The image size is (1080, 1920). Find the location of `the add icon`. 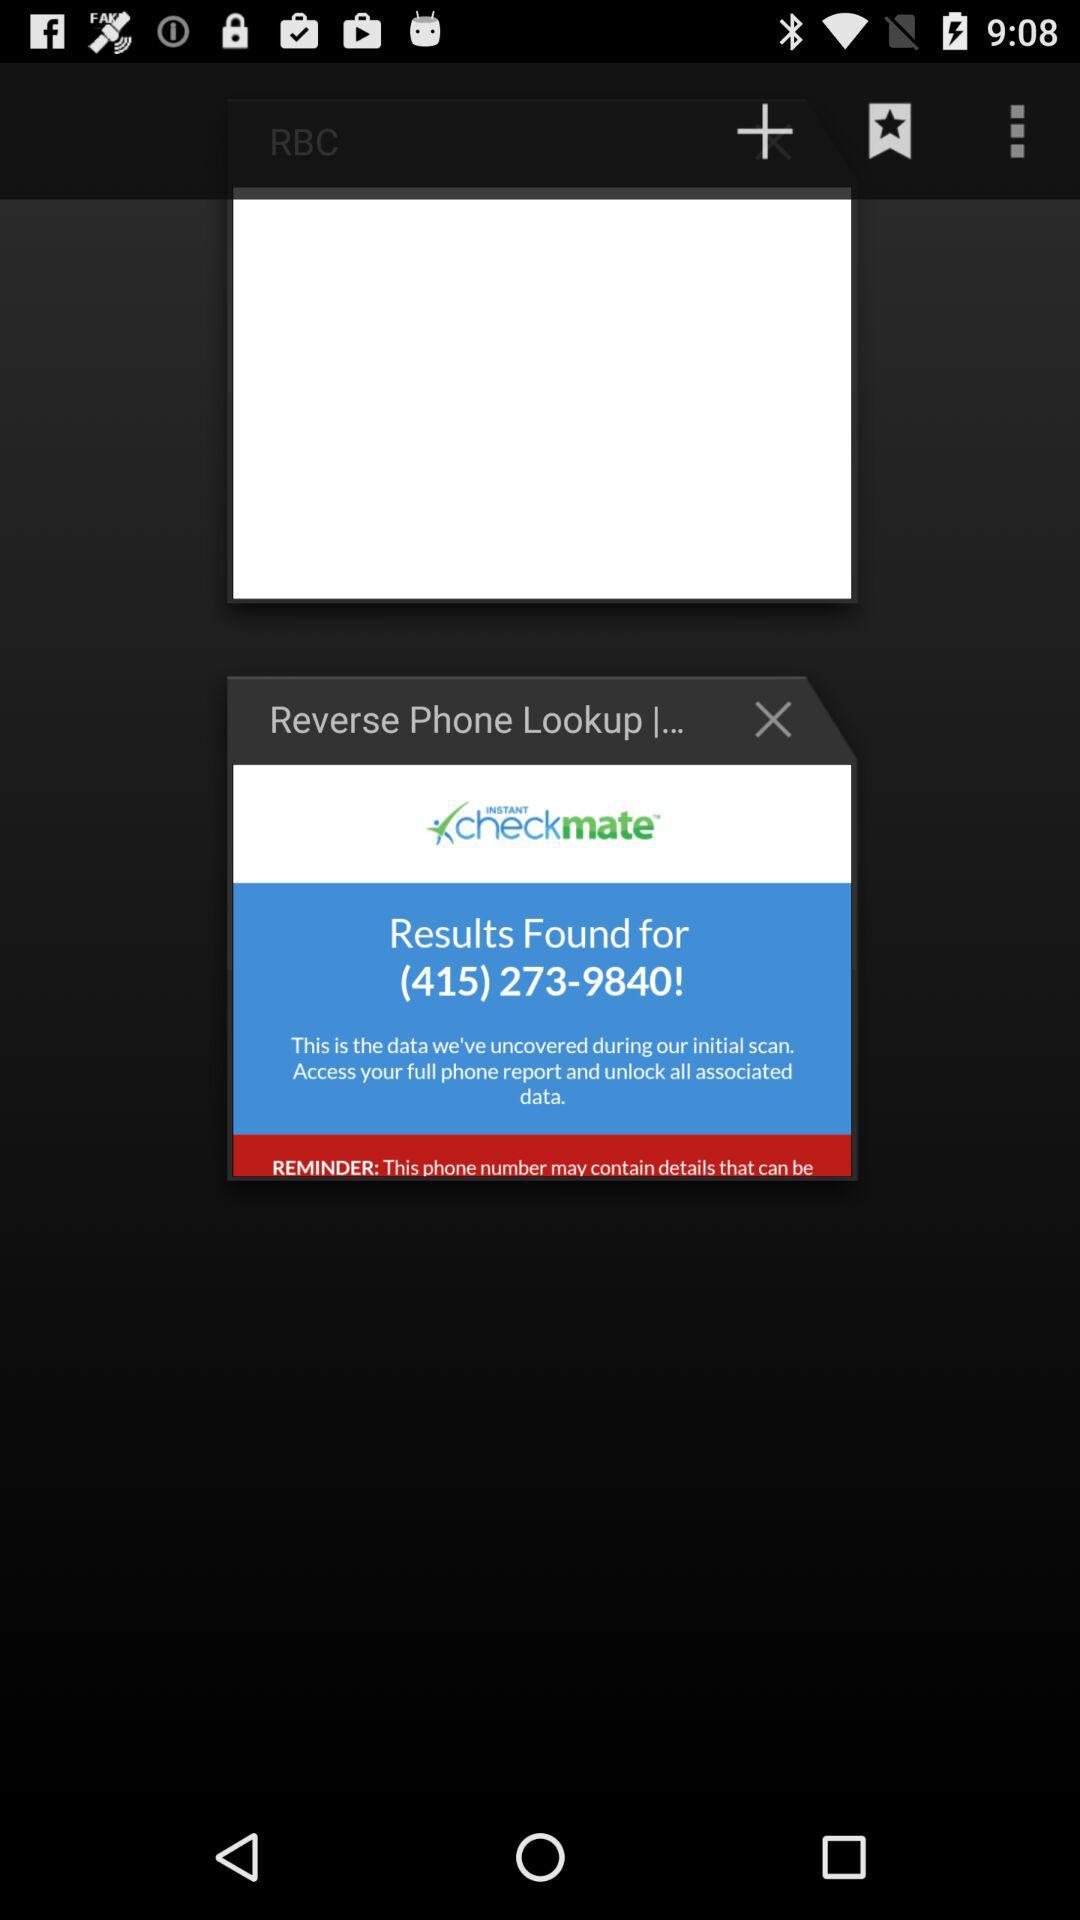

the add icon is located at coordinates (782, 149).